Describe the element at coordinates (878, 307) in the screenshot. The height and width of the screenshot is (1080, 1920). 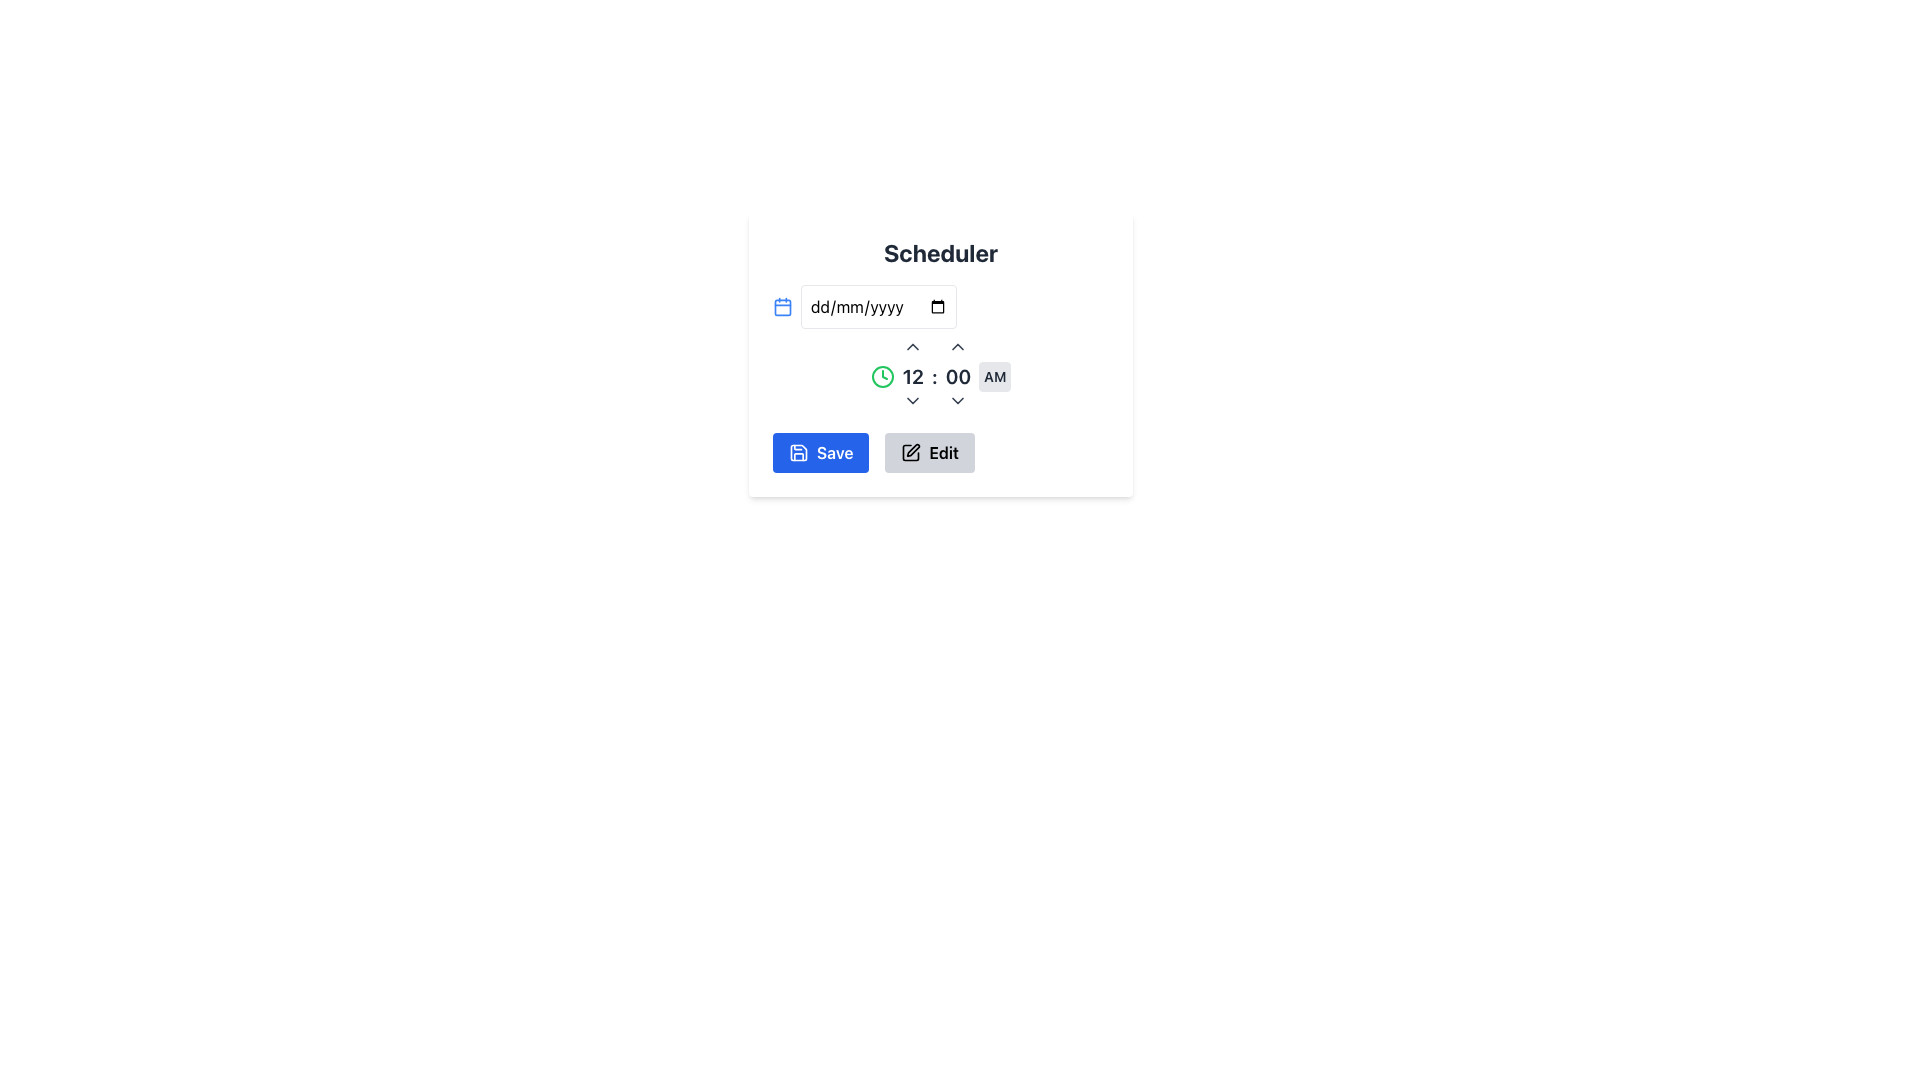
I see `the date input field, which is a rectangular box styled with rounded borders, to activate its focus state` at that location.